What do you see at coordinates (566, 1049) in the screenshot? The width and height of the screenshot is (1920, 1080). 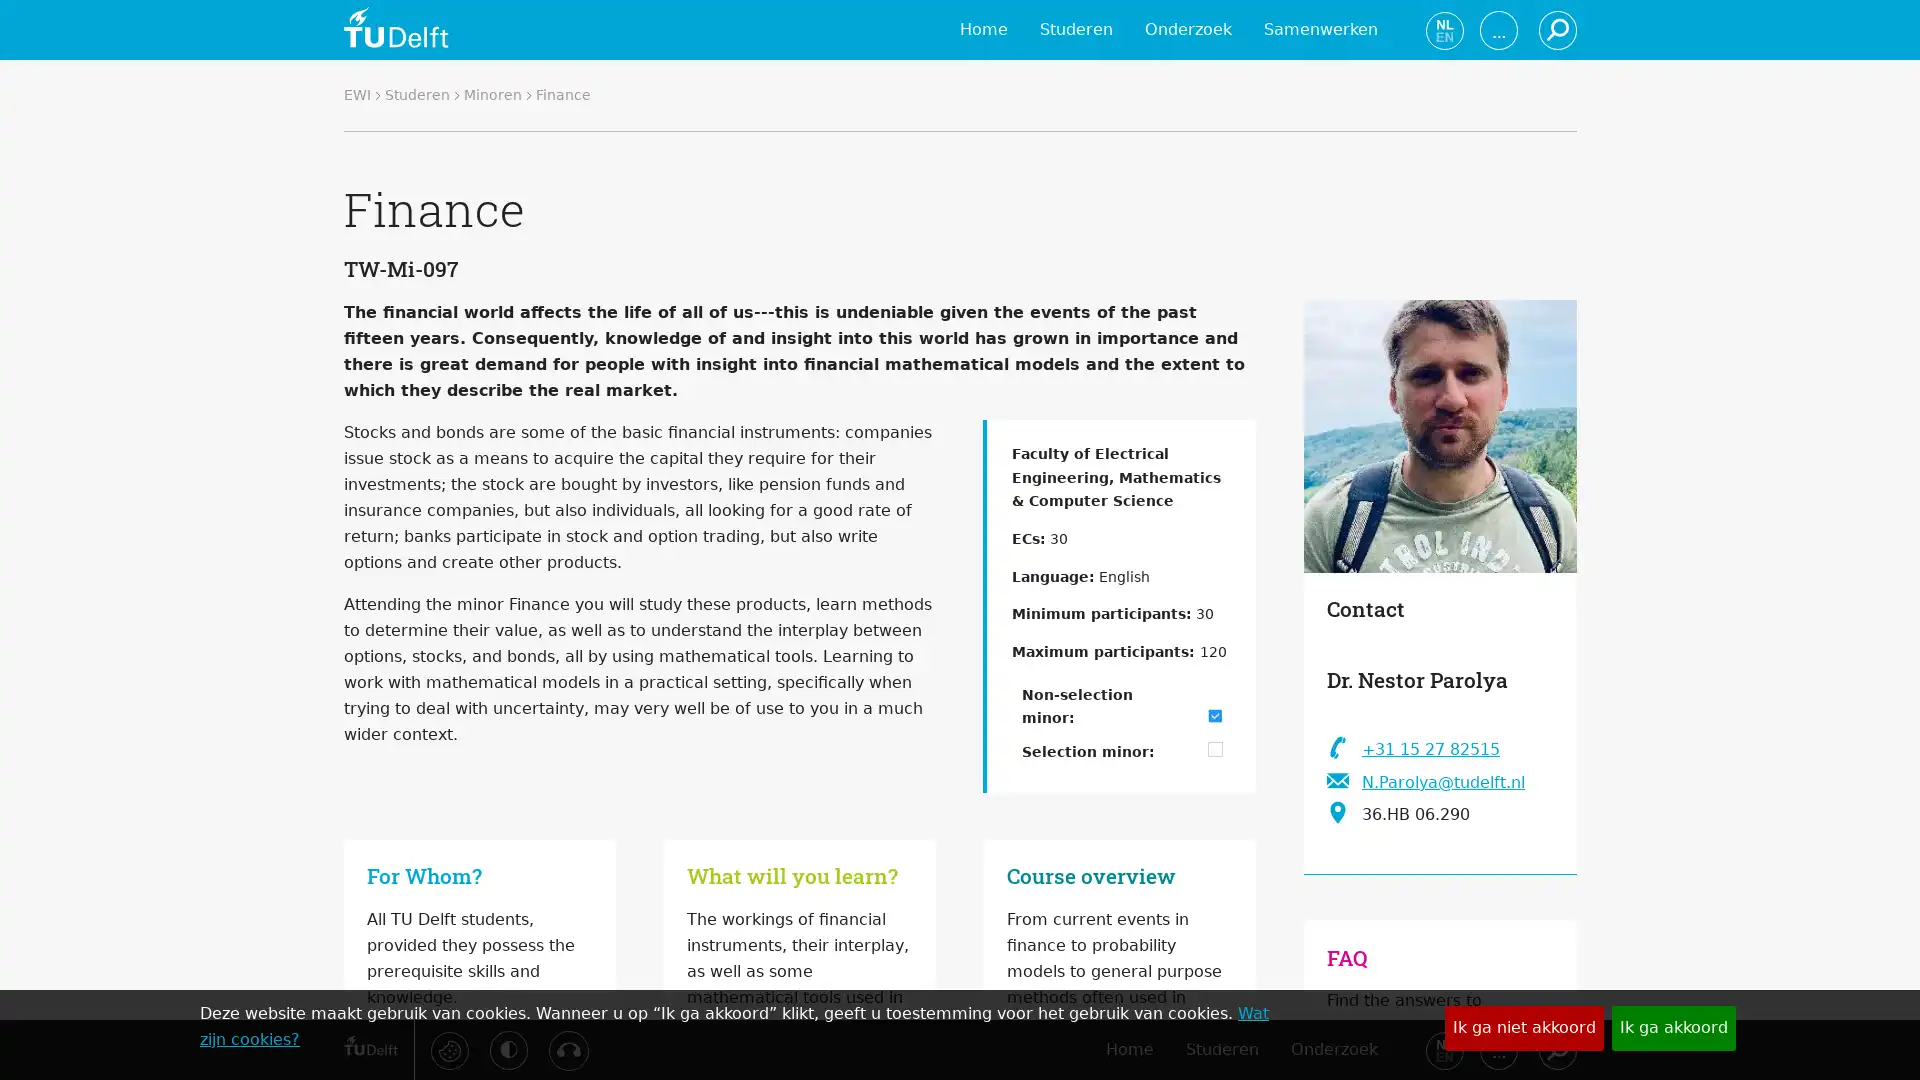 I see `Luister met de ReachDeck-werkbalk` at bounding box center [566, 1049].